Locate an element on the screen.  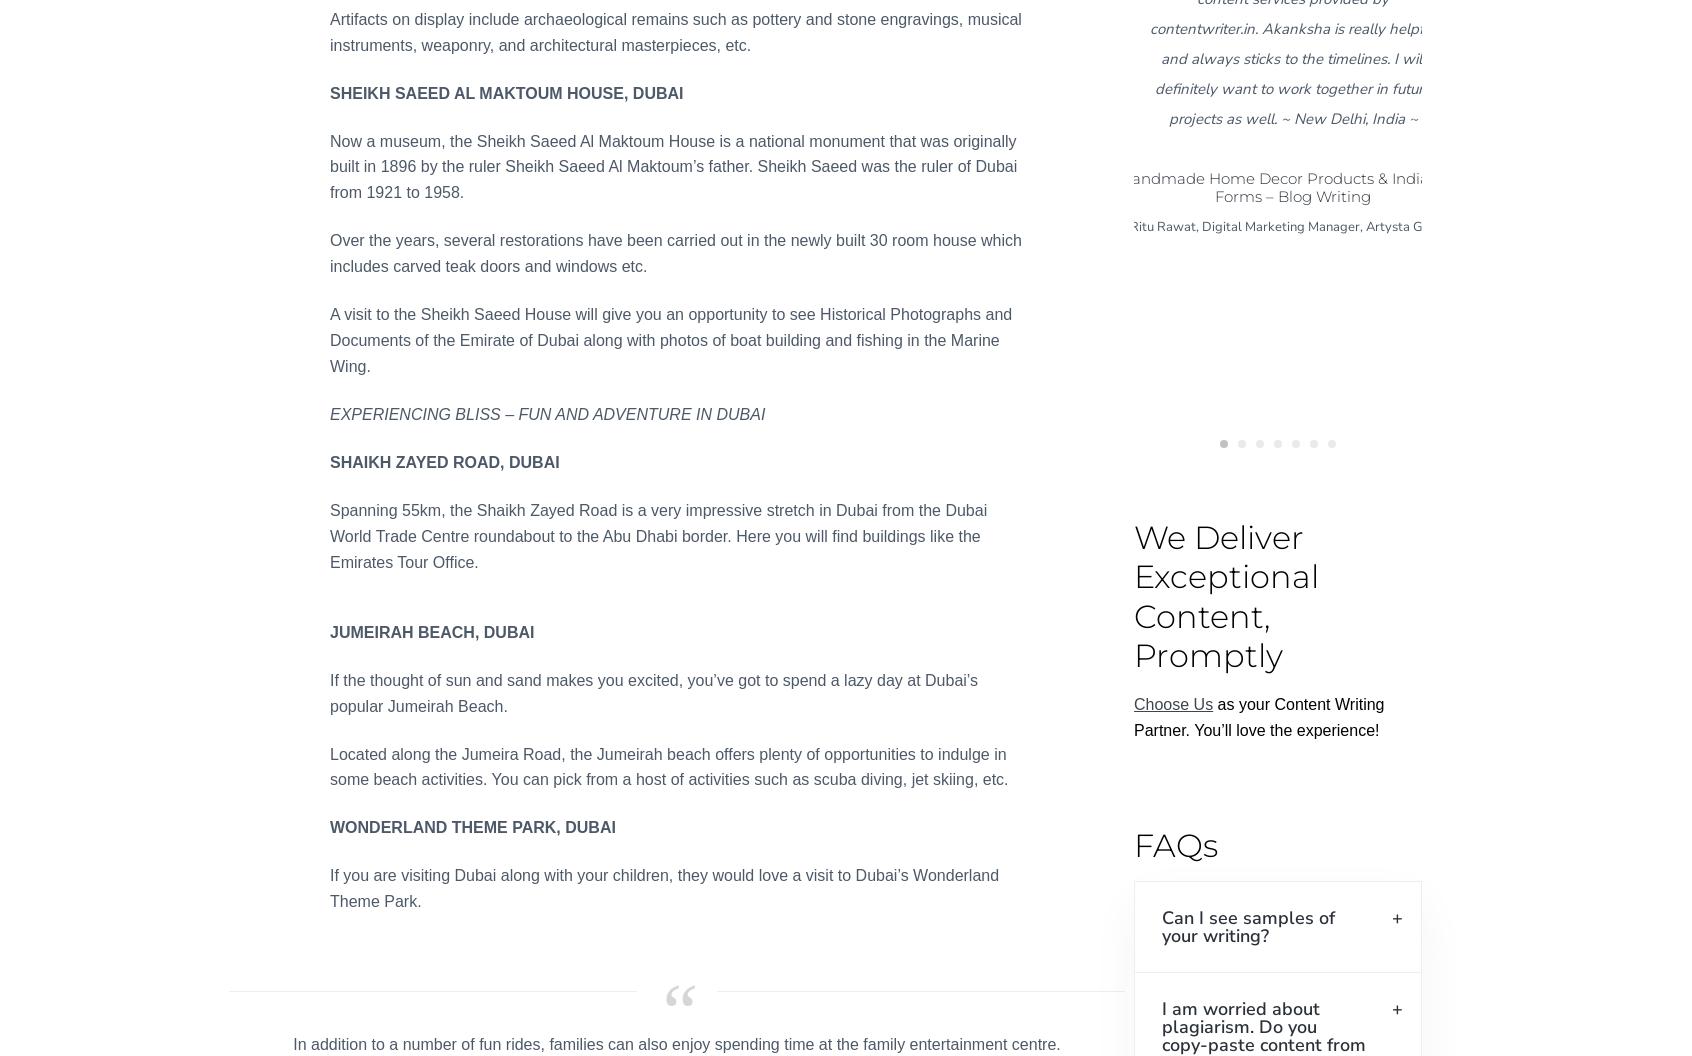
'In addition to a number of fun rides, families can also enjoy spending time at the family entertainment centre.' is located at coordinates (292, 1043).